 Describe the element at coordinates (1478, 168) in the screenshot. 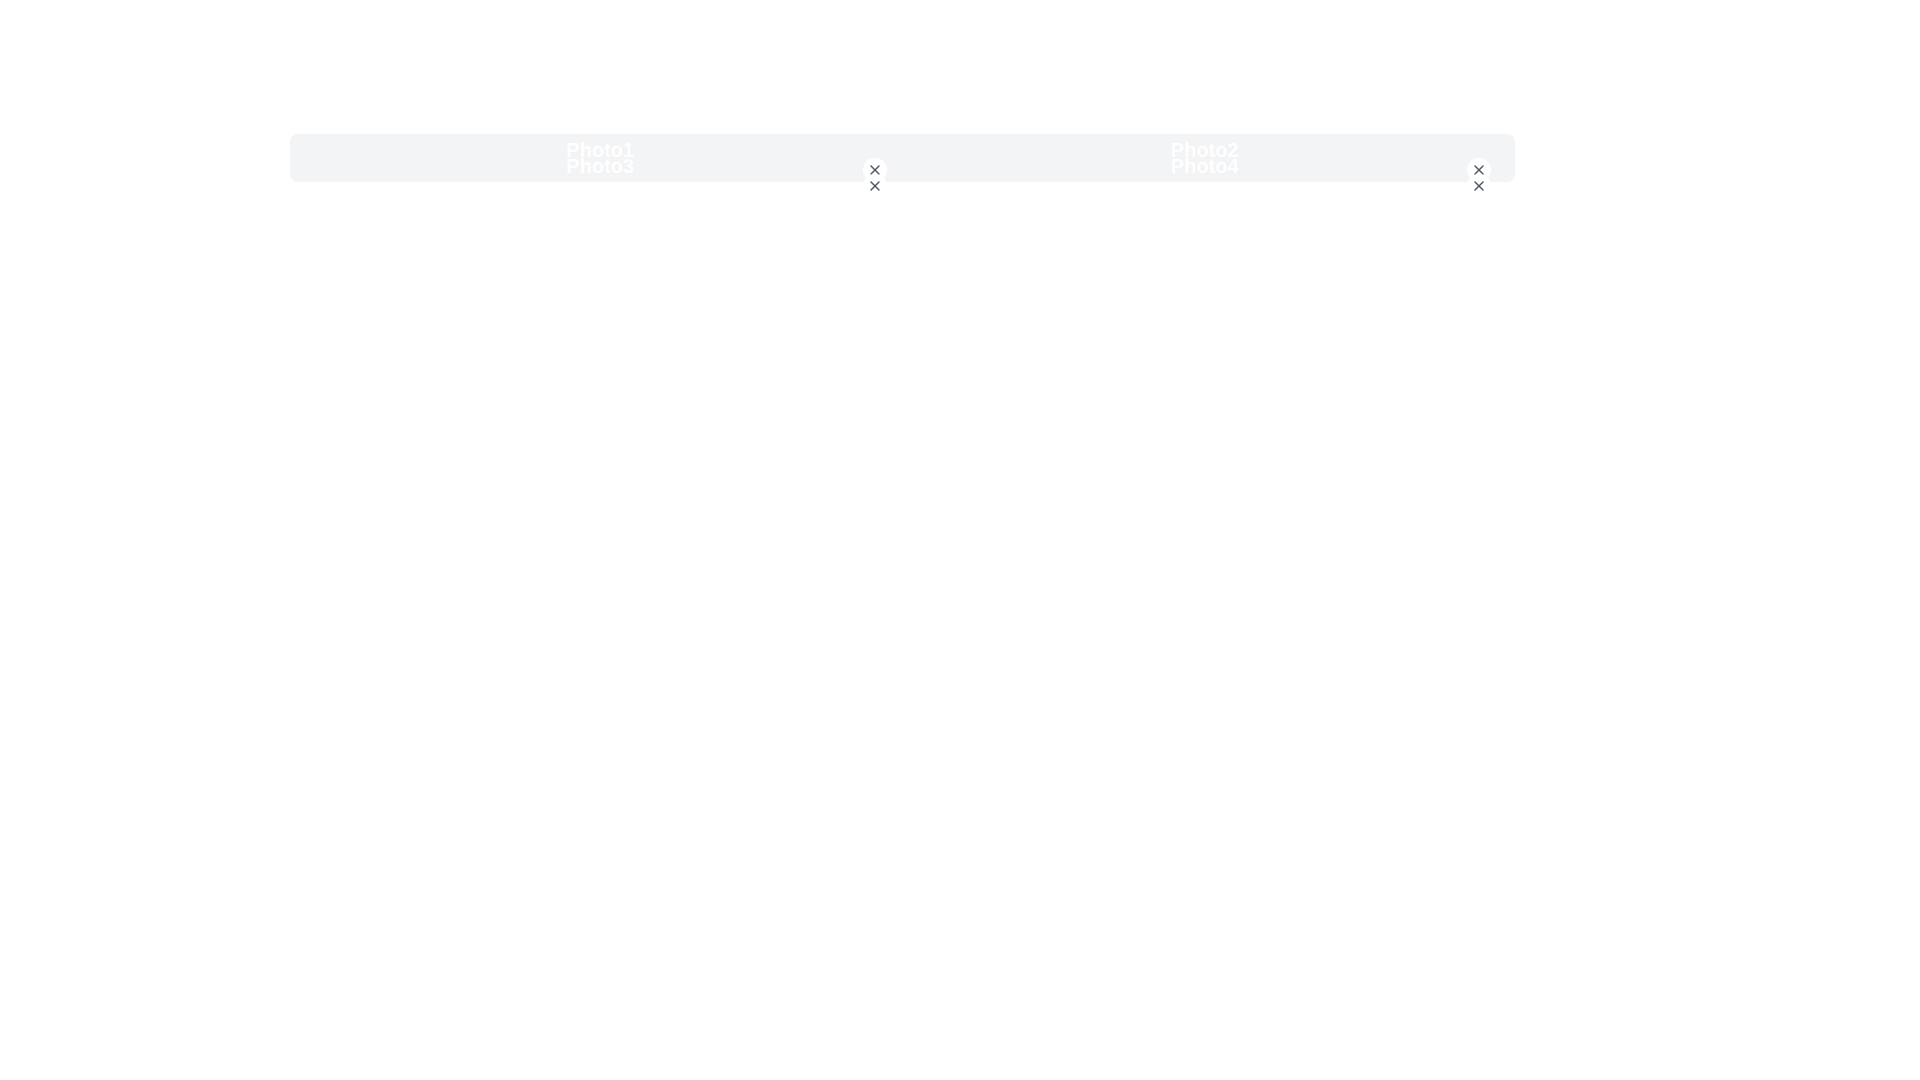

I see `the small circular button with a white background and an 'X' icon in gray, located at the top-right corner of the 'Photo2' section` at that location.